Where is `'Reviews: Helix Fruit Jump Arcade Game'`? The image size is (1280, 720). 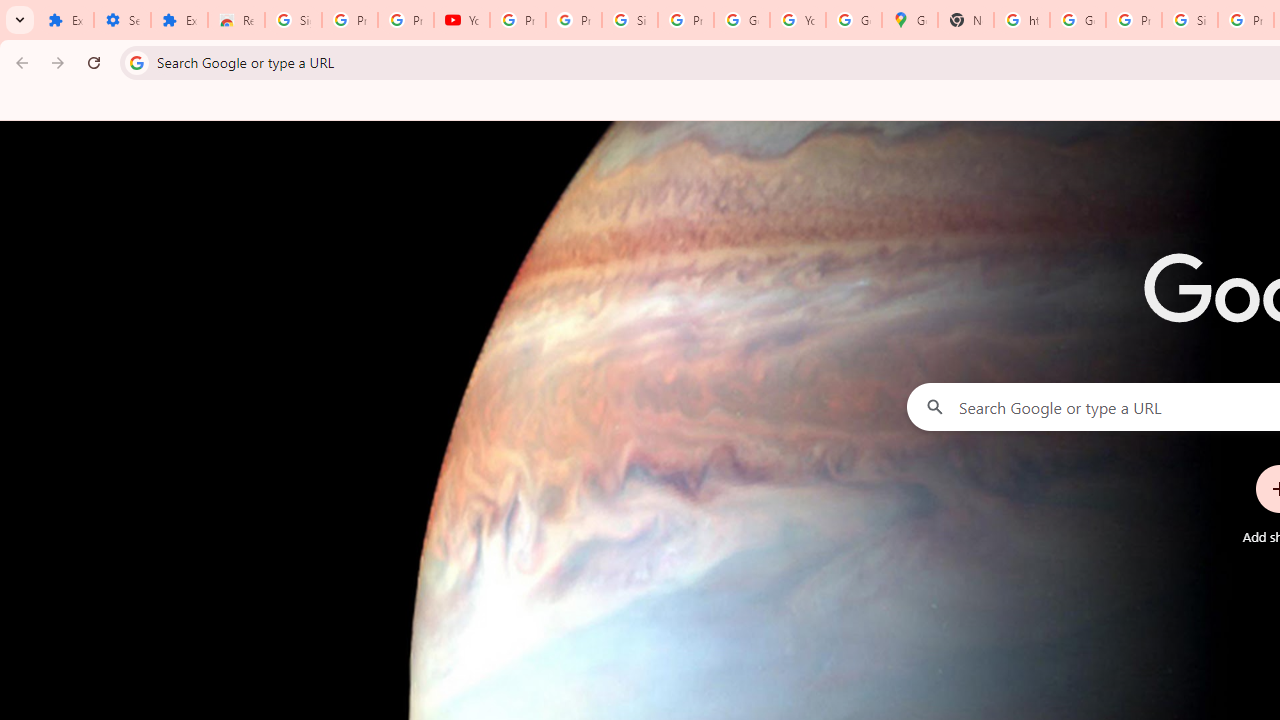 'Reviews: Helix Fruit Jump Arcade Game' is located at coordinates (236, 20).